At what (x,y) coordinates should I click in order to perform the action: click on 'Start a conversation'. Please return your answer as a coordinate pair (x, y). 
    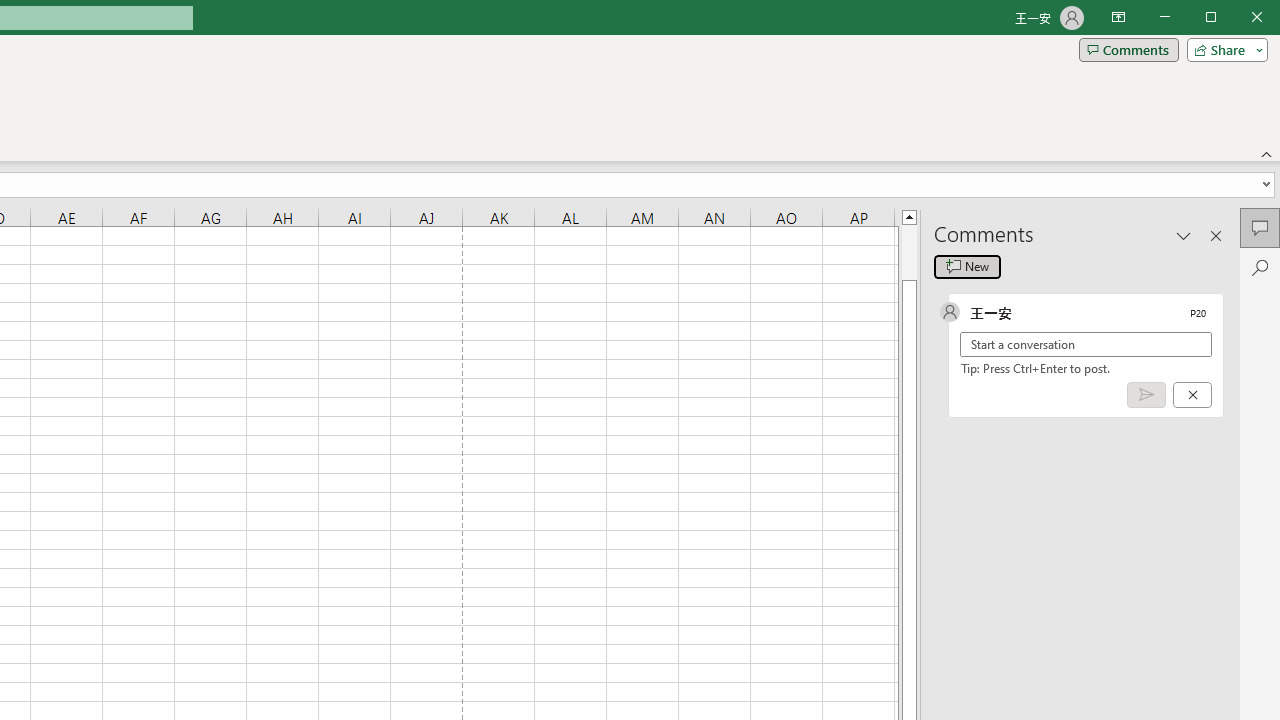
    Looking at the image, I should click on (1085, 343).